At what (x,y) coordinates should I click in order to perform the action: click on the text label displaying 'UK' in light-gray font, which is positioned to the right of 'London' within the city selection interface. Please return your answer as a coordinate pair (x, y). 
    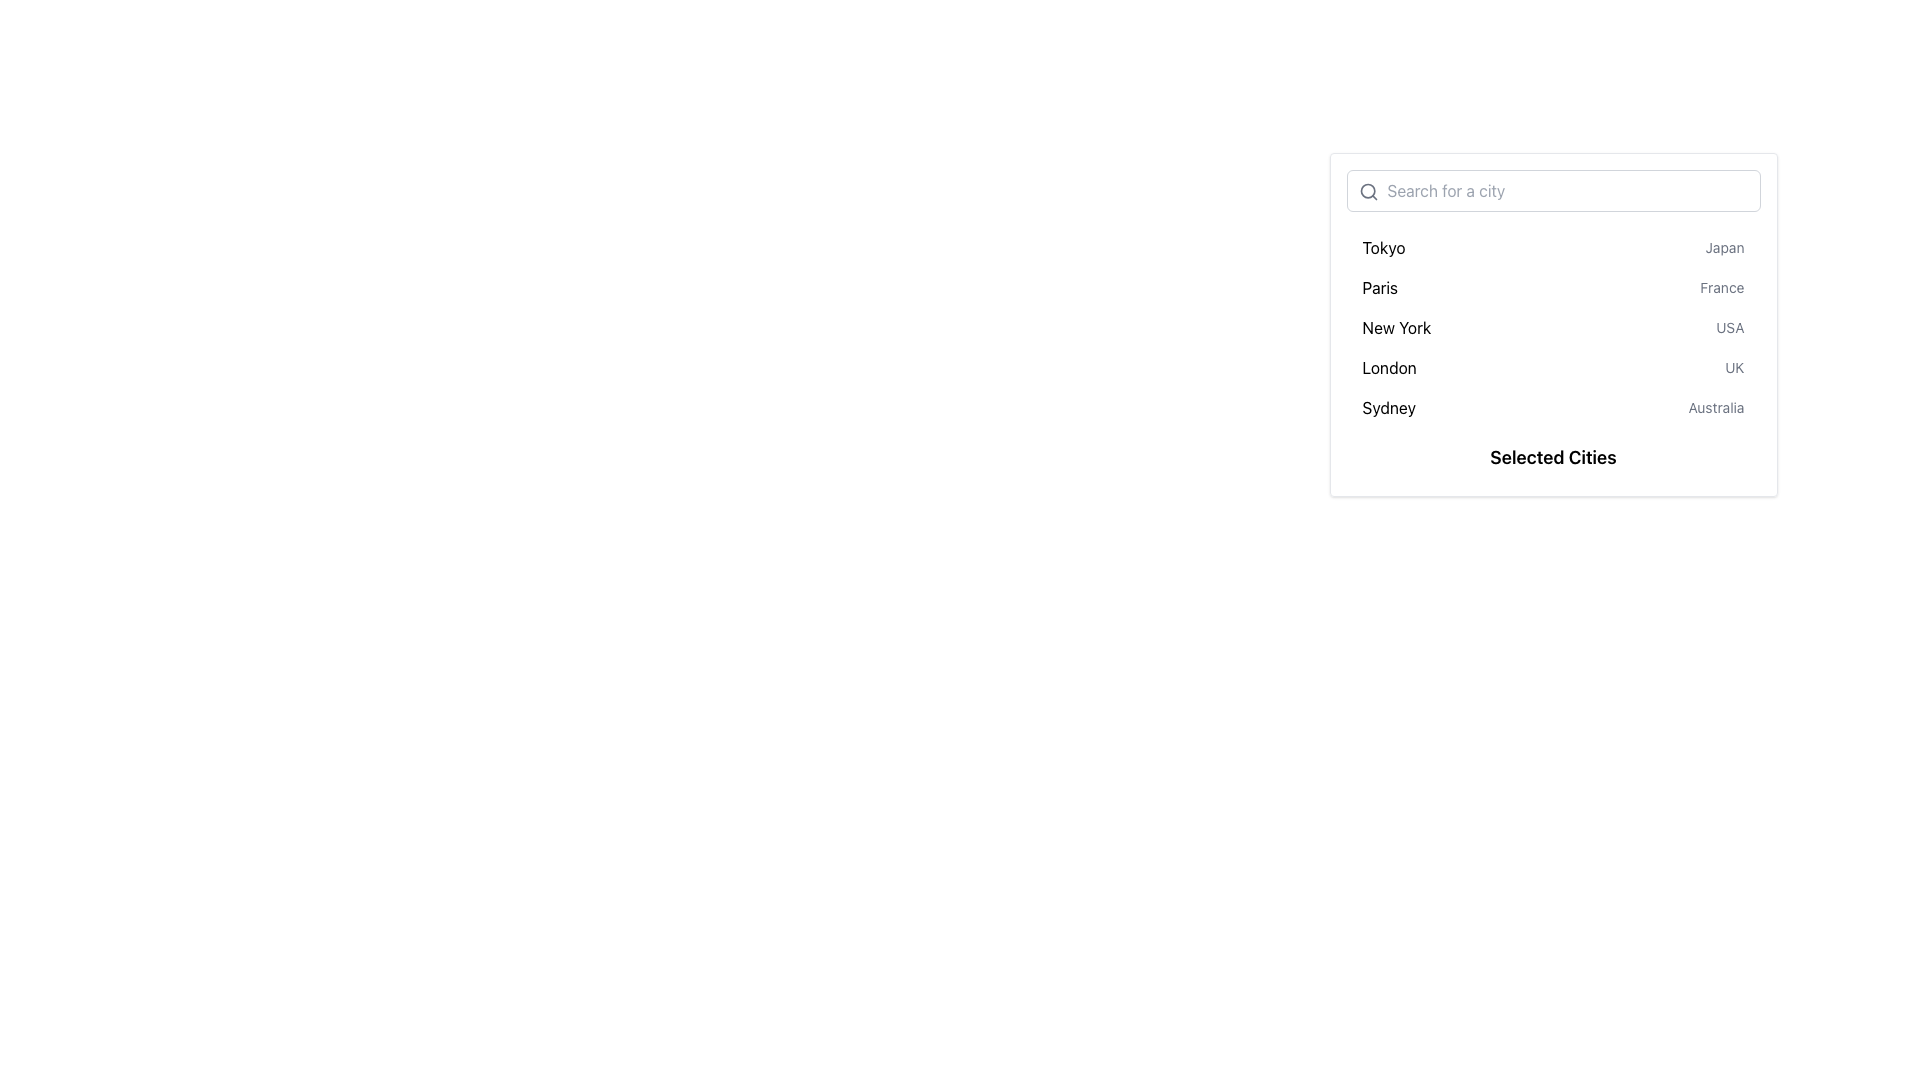
    Looking at the image, I should click on (1733, 367).